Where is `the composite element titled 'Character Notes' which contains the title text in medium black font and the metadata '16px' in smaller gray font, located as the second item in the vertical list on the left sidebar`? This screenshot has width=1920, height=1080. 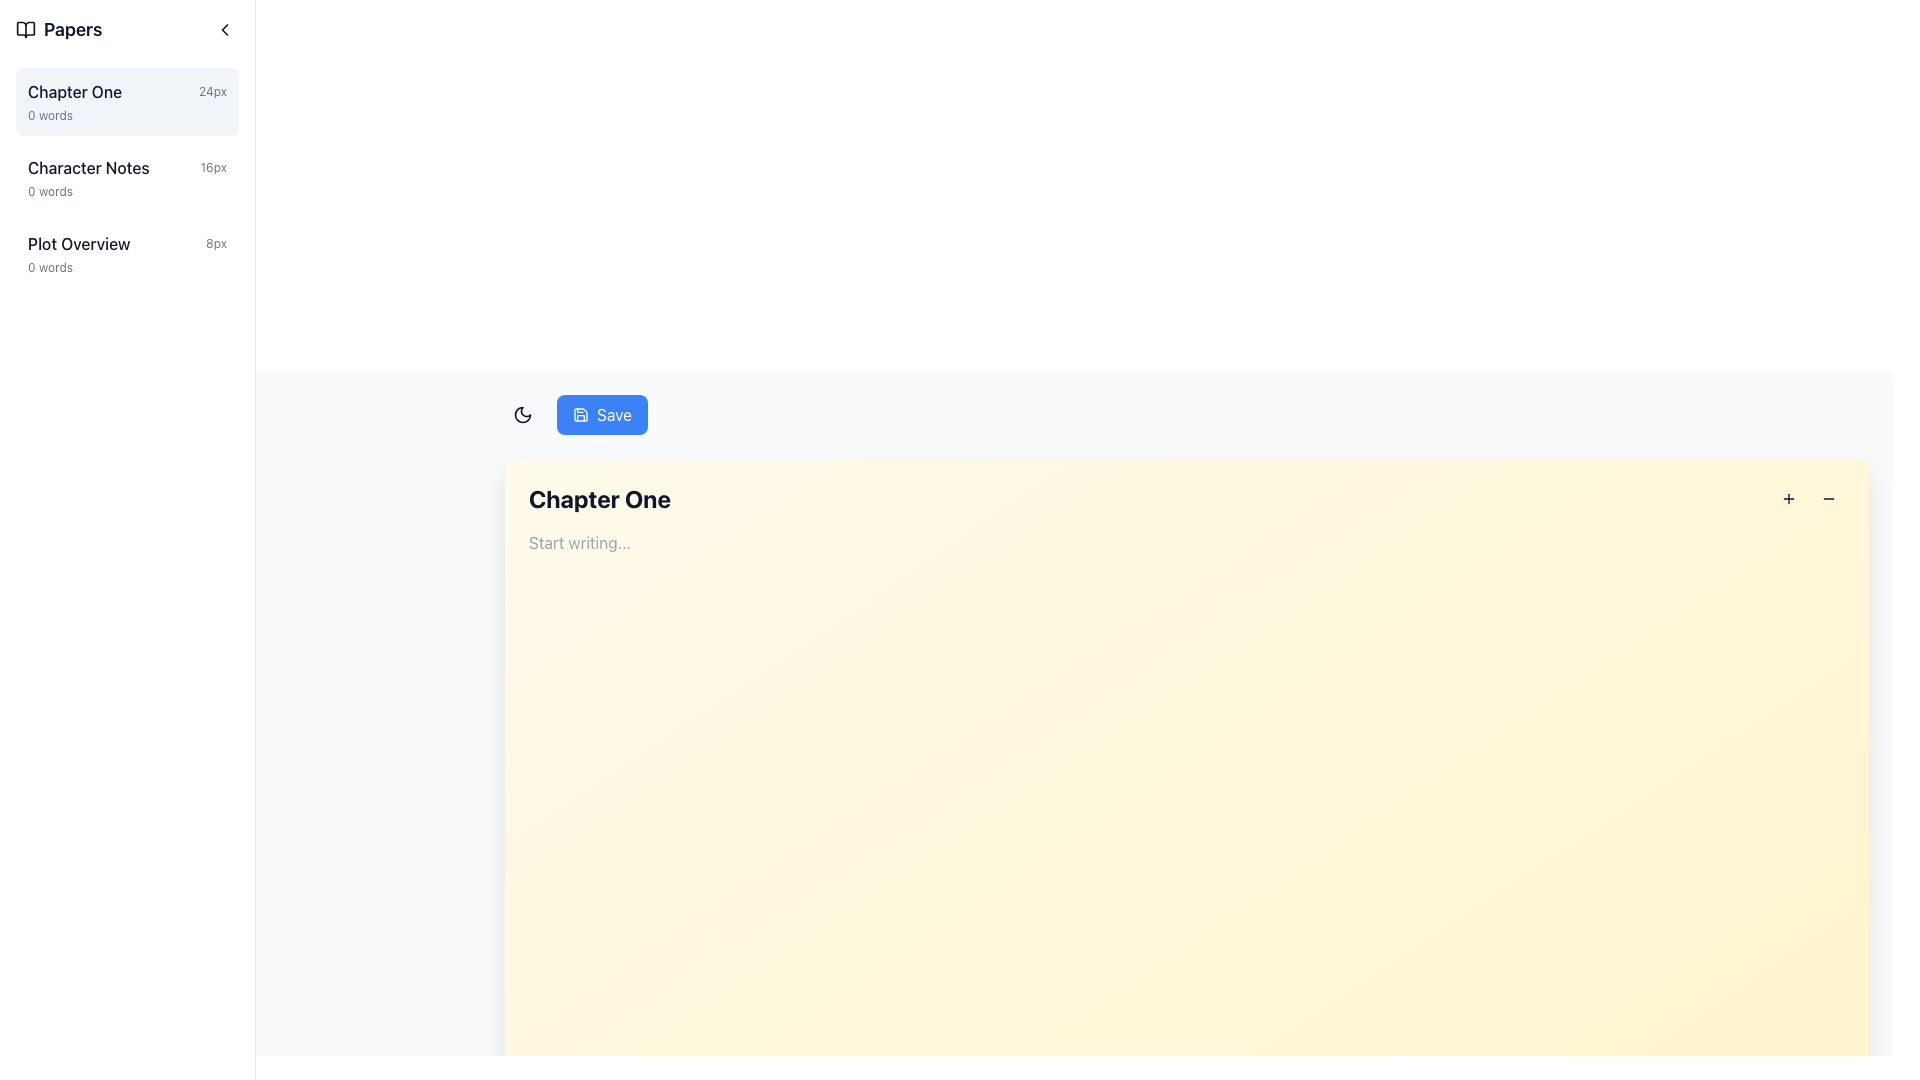 the composite element titled 'Character Notes' which contains the title text in medium black font and the metadata '16px' in smaller gray font, located as the second item in the vertical list on the left sidebar is located at coordinates (126, 167).